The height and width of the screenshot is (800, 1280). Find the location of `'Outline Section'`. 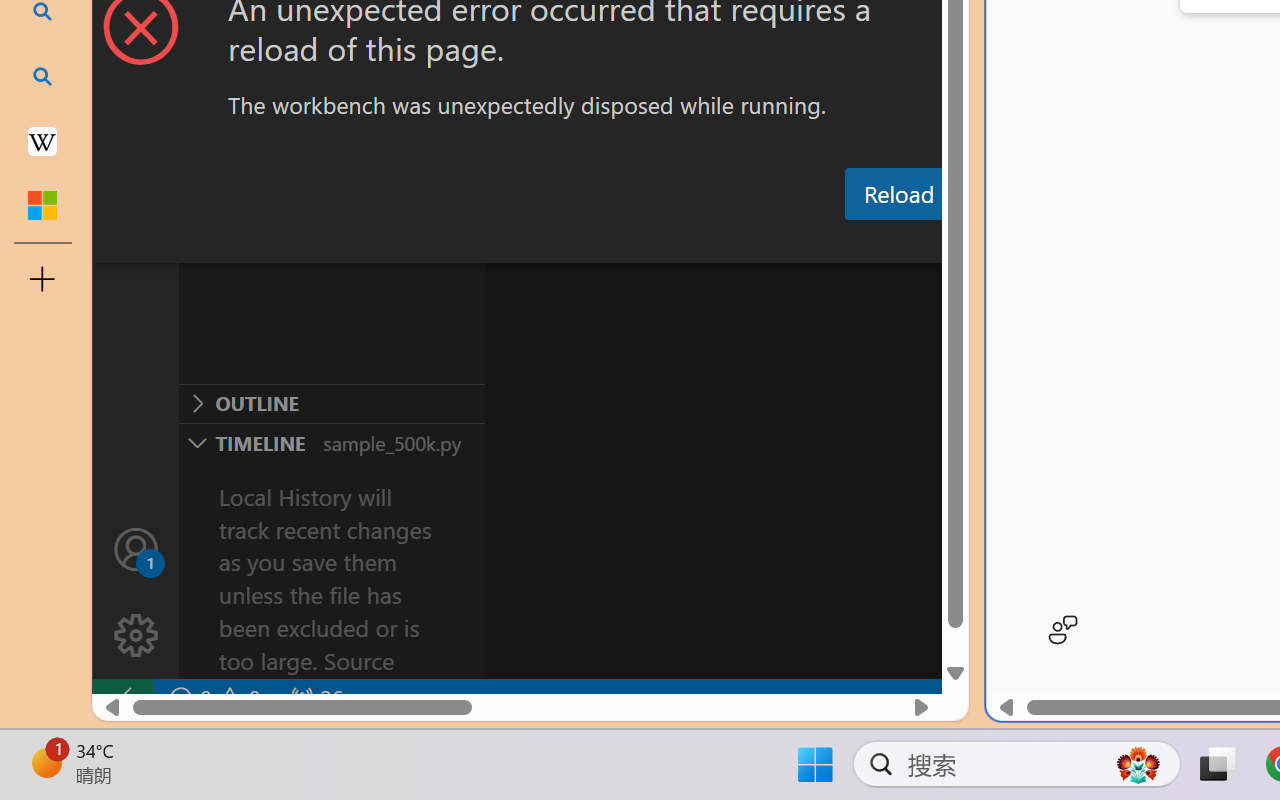

'Outline Section' is located at coordinates (331, 403).